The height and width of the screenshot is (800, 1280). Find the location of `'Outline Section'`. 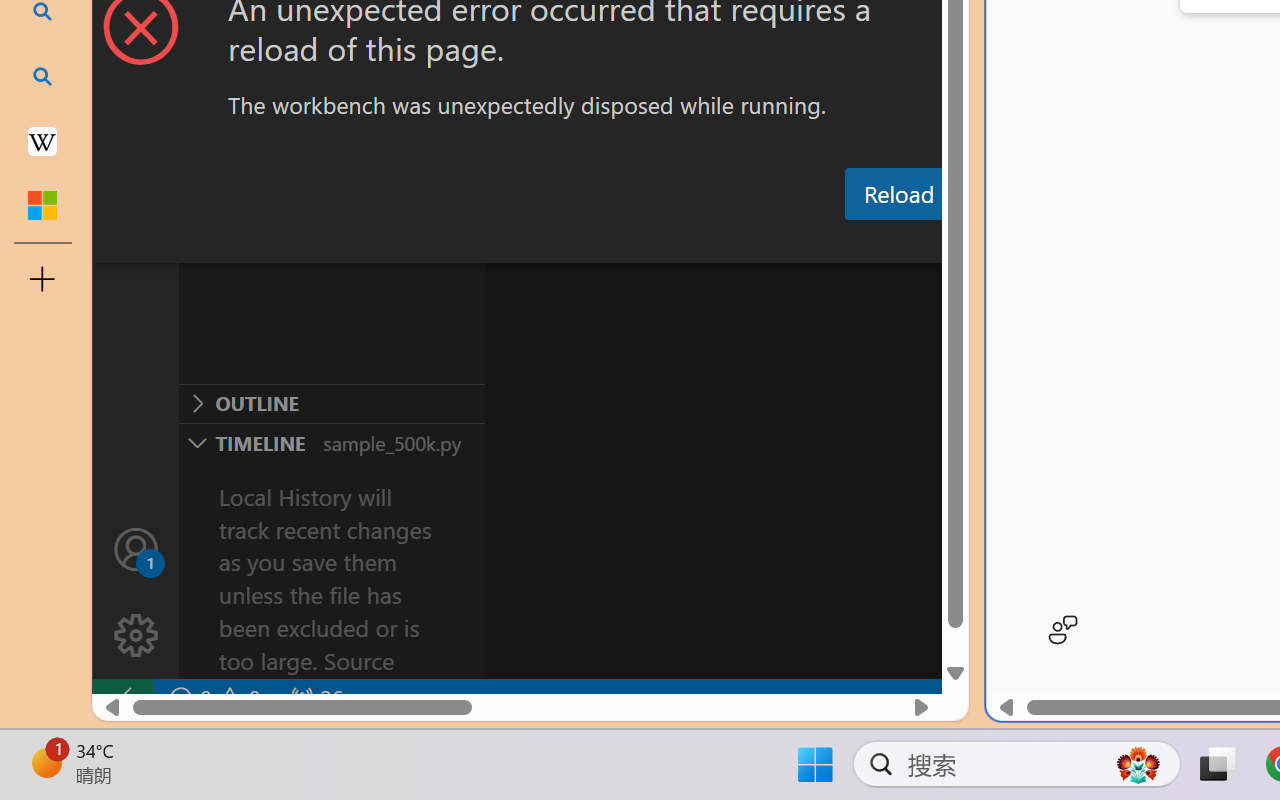

'Outline Section' is located at coordinates (331, 403).